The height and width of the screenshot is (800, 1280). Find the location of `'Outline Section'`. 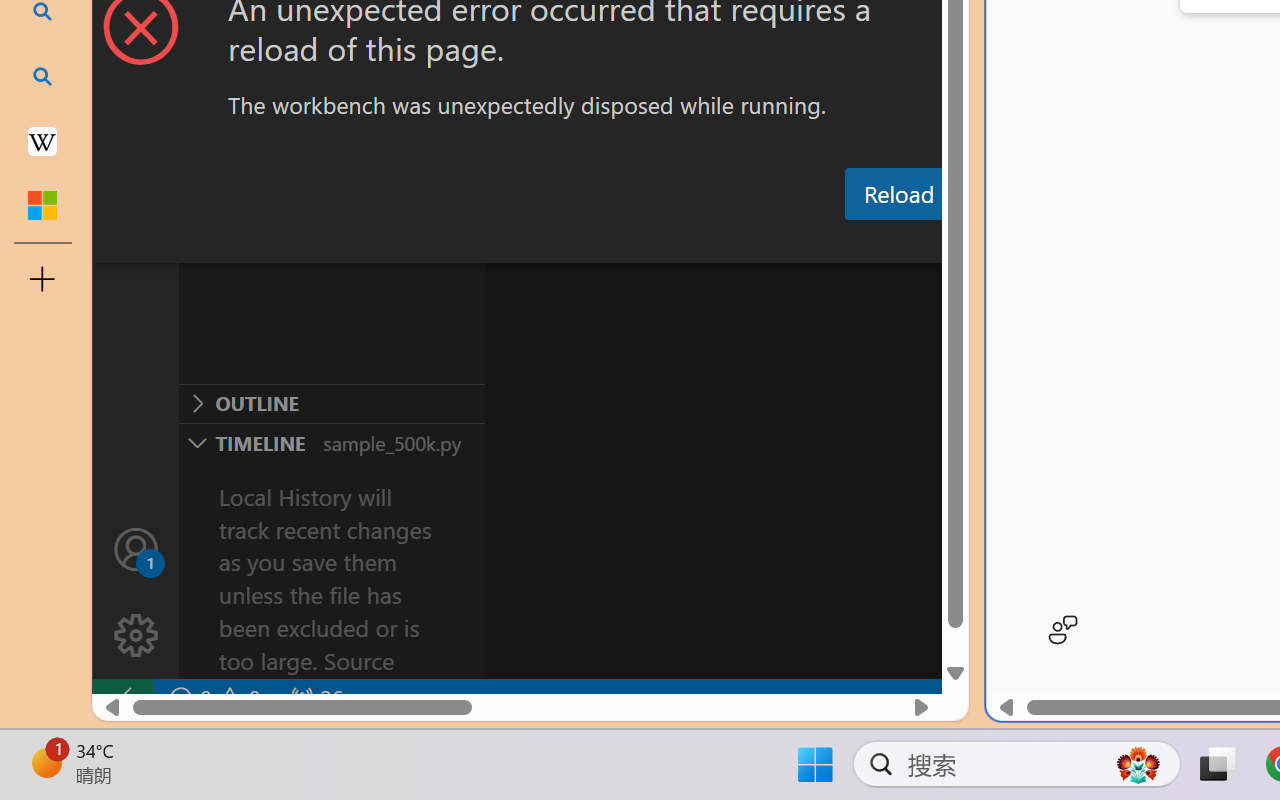

'Outline Section' is located at coordinates (331, 403).